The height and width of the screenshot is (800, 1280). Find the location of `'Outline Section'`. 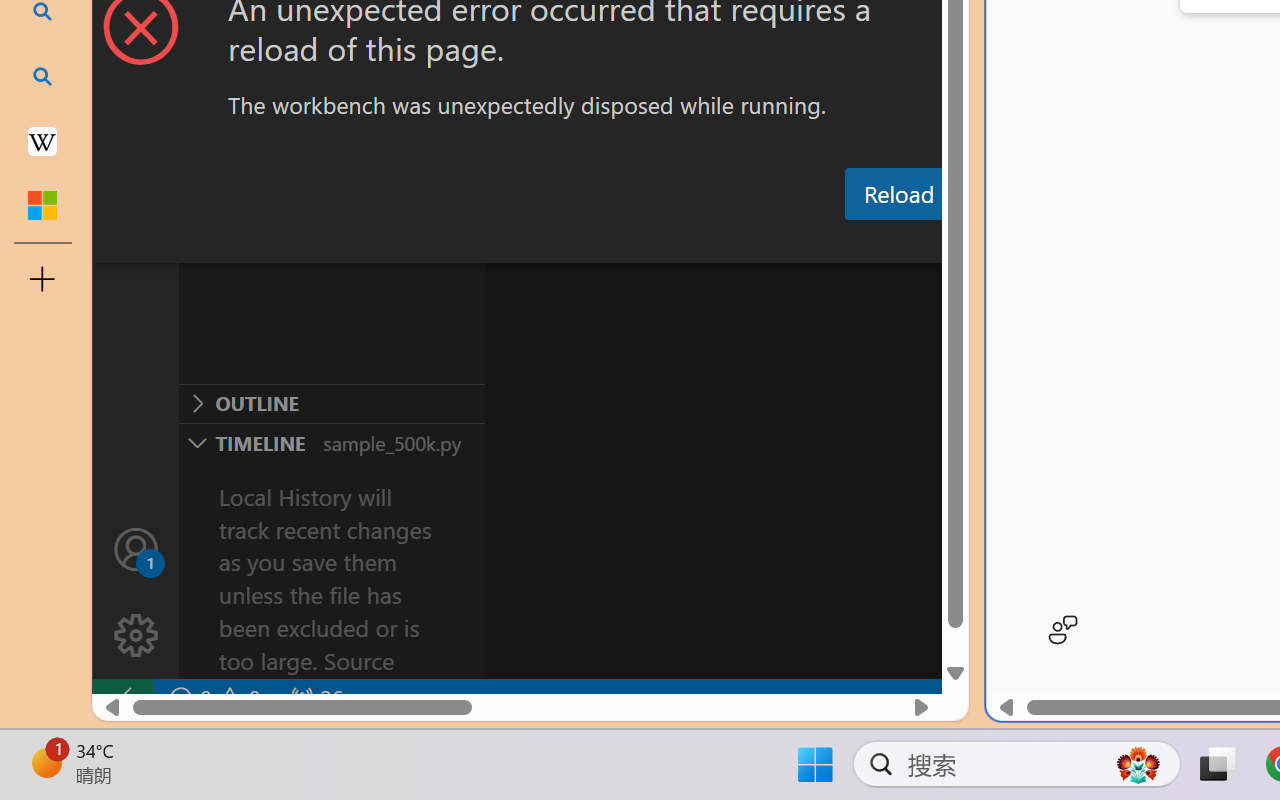

'Outline Section' is located at coordinates (331, 403).